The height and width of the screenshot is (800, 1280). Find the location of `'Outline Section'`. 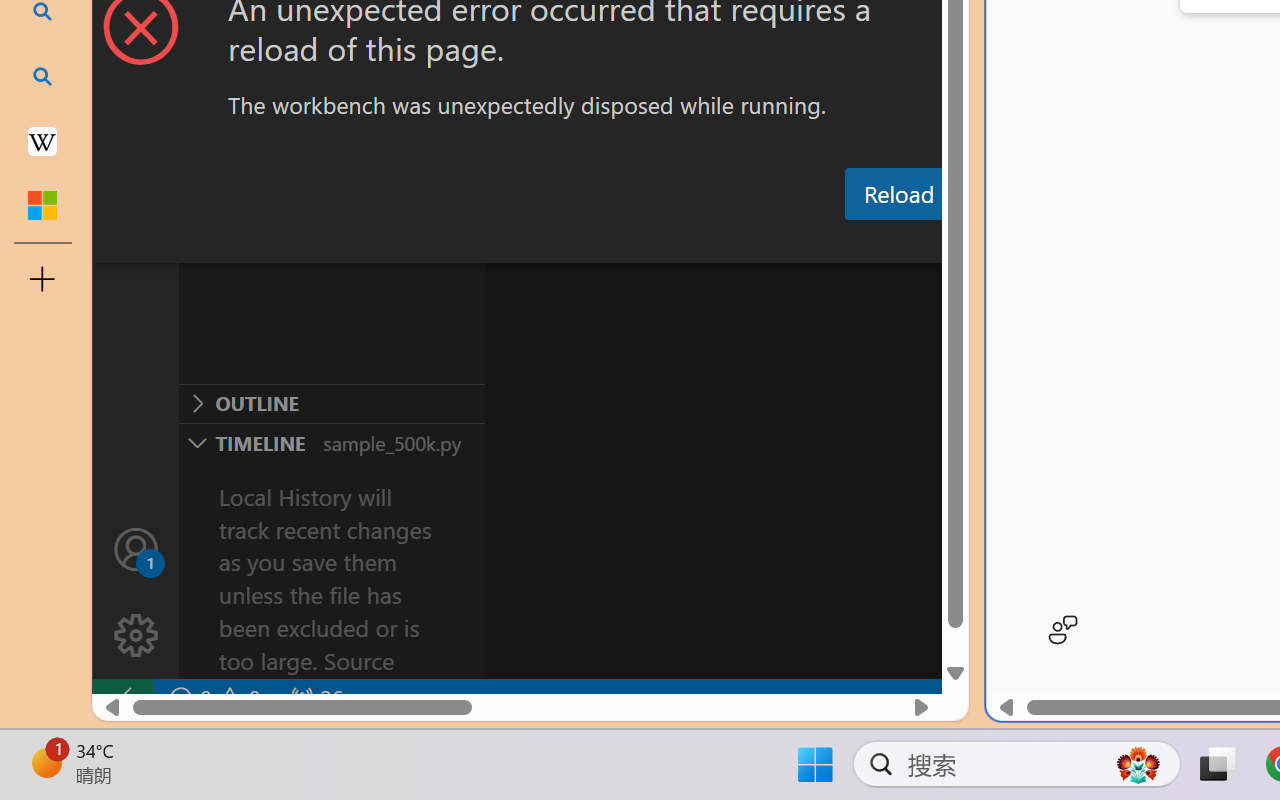

'Outline Section' is located at coordinates (331, 403).